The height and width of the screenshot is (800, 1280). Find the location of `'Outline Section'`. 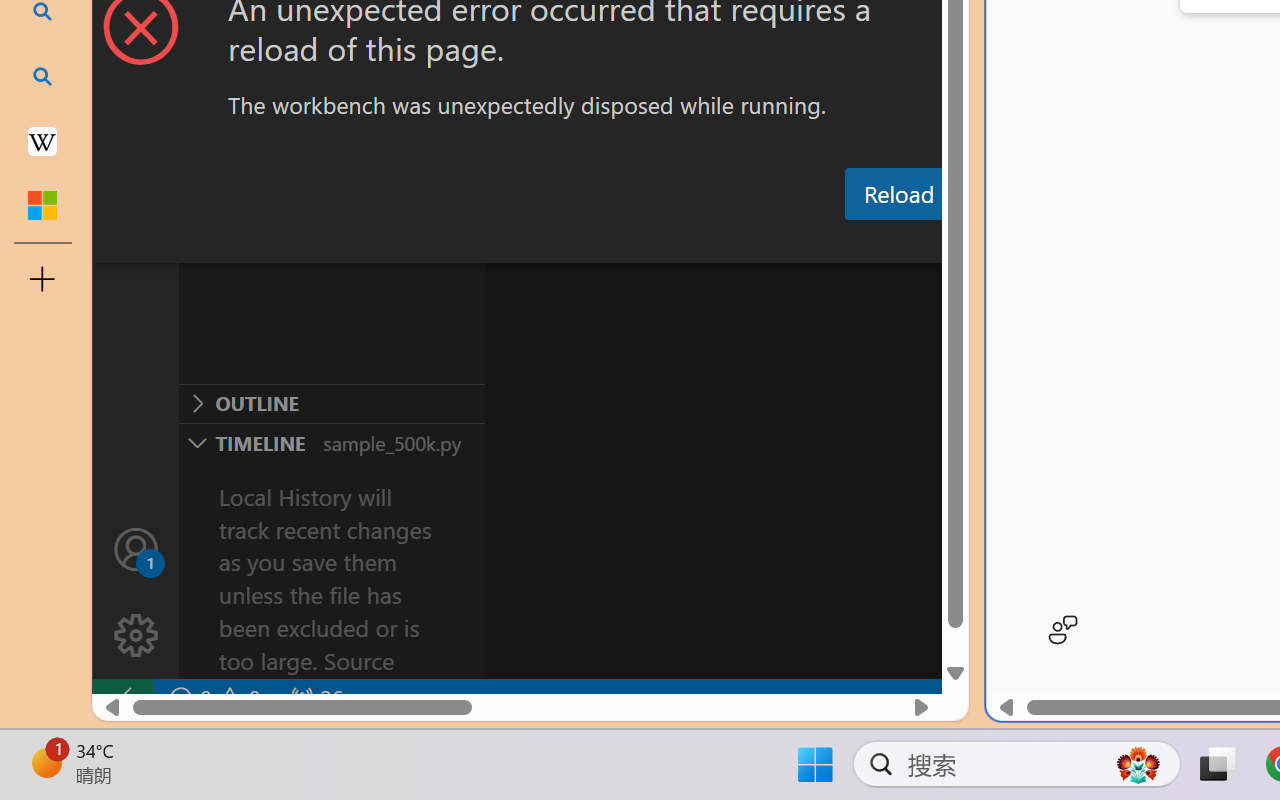

'Outline Section' is located at coordinates (331, 403).